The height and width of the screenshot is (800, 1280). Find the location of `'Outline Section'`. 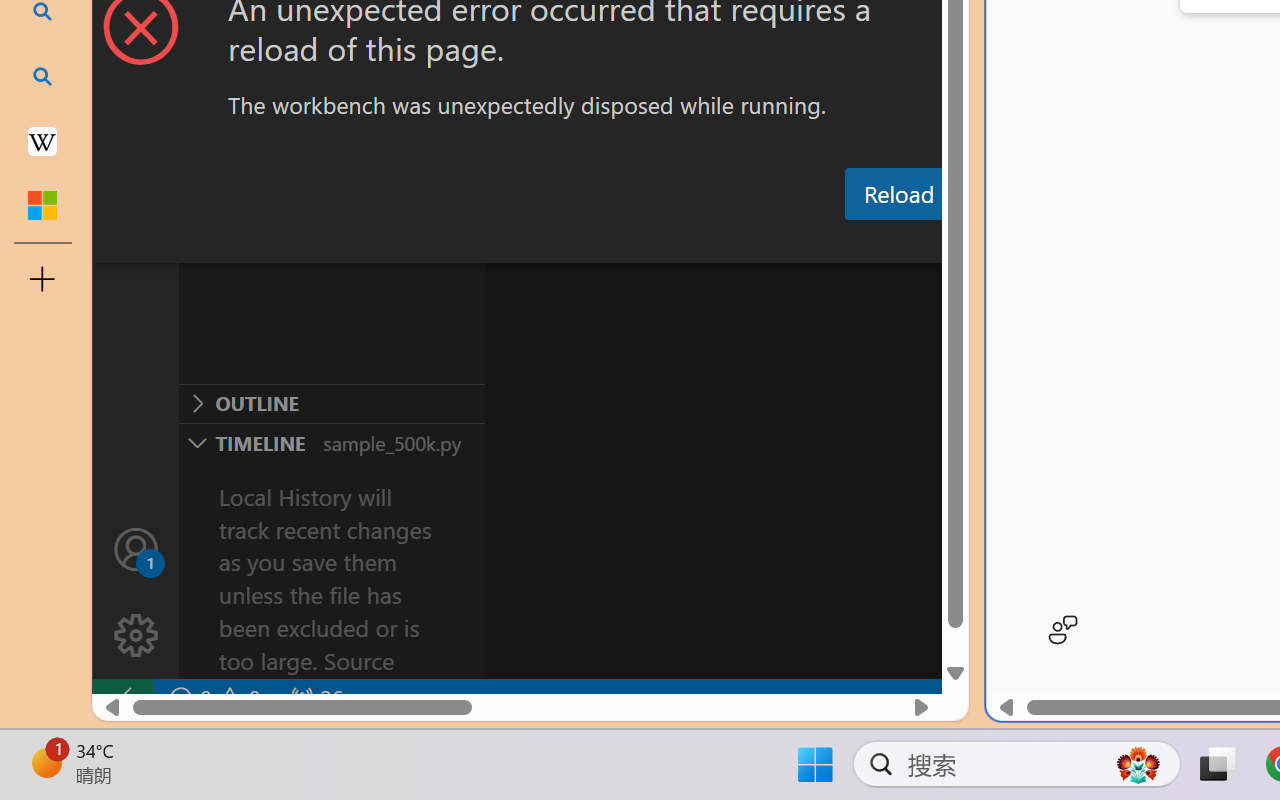

'Outline Section' is located at coordinates (331, 403).